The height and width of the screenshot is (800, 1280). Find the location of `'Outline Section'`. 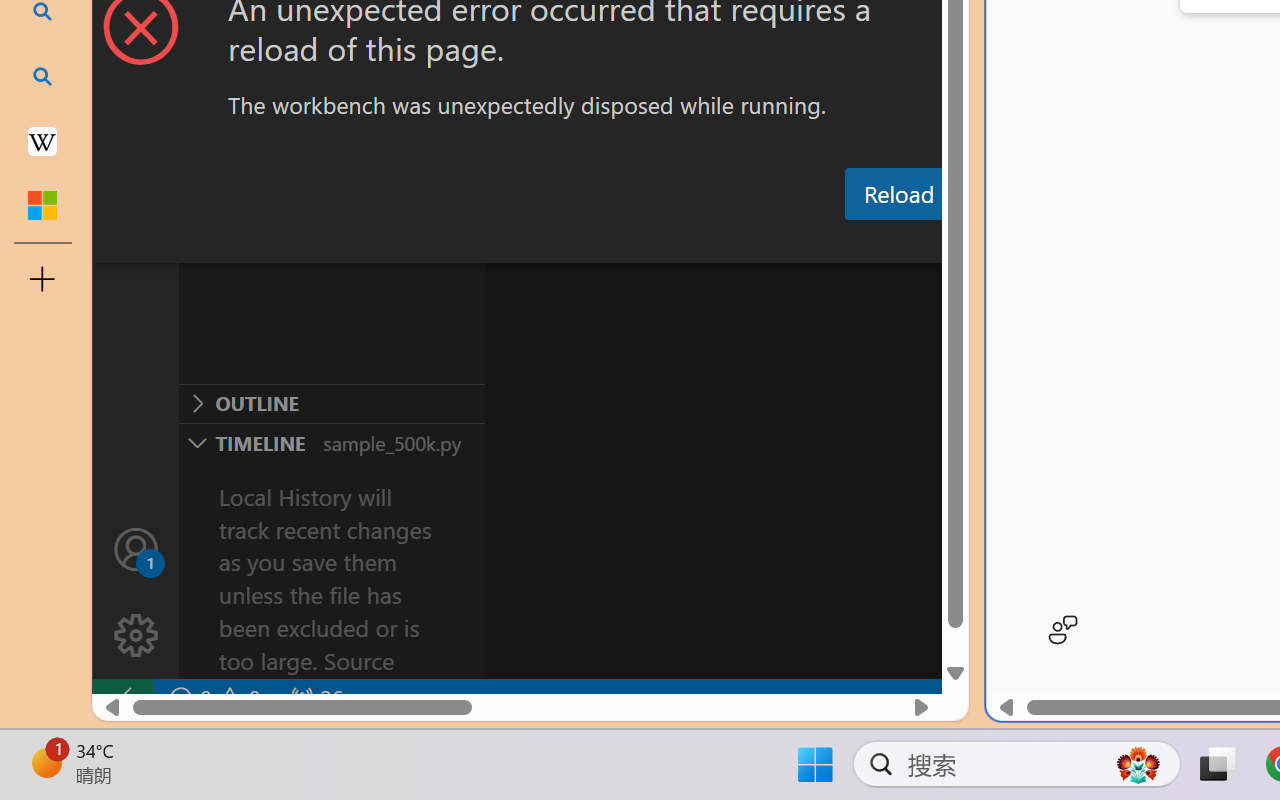

'Outline Section' is located at coordinates (331, 403).